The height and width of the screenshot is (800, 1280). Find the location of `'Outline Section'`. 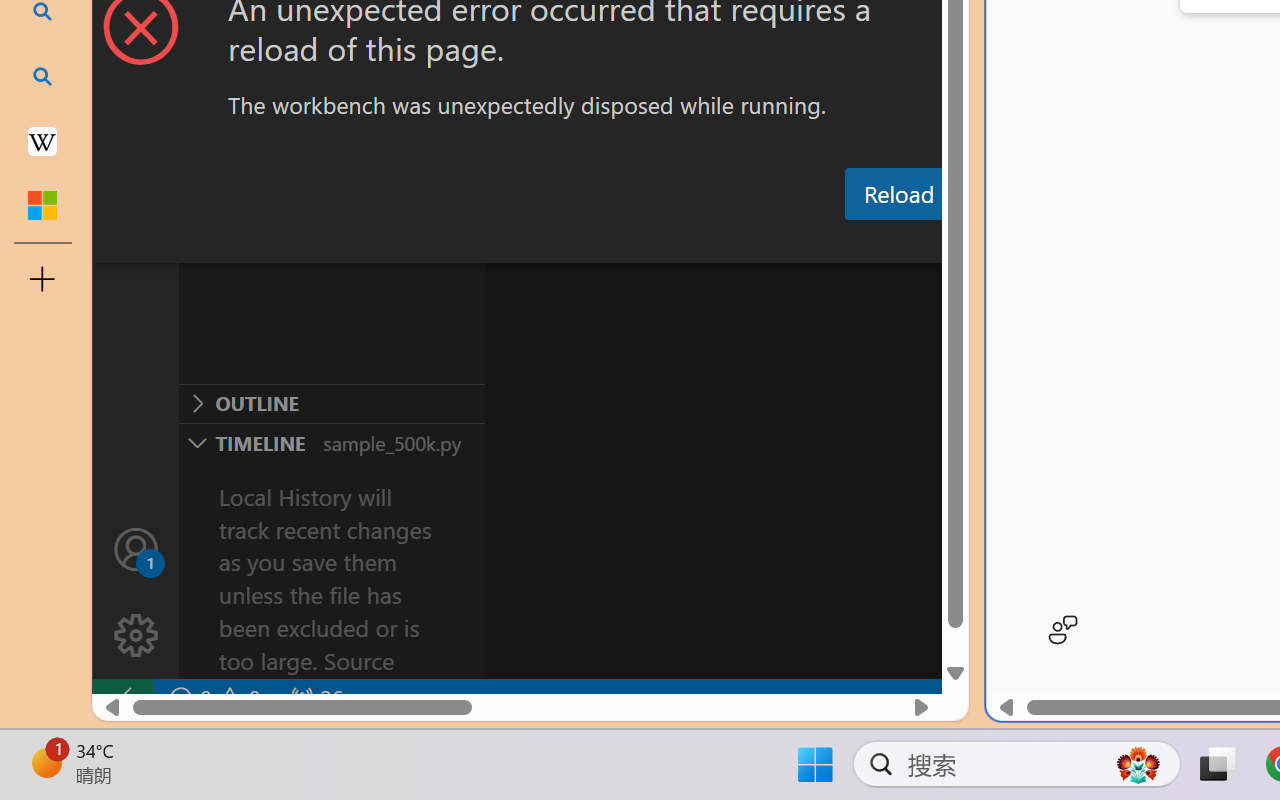

'Outline Section' is located at coordinates (331, 403).